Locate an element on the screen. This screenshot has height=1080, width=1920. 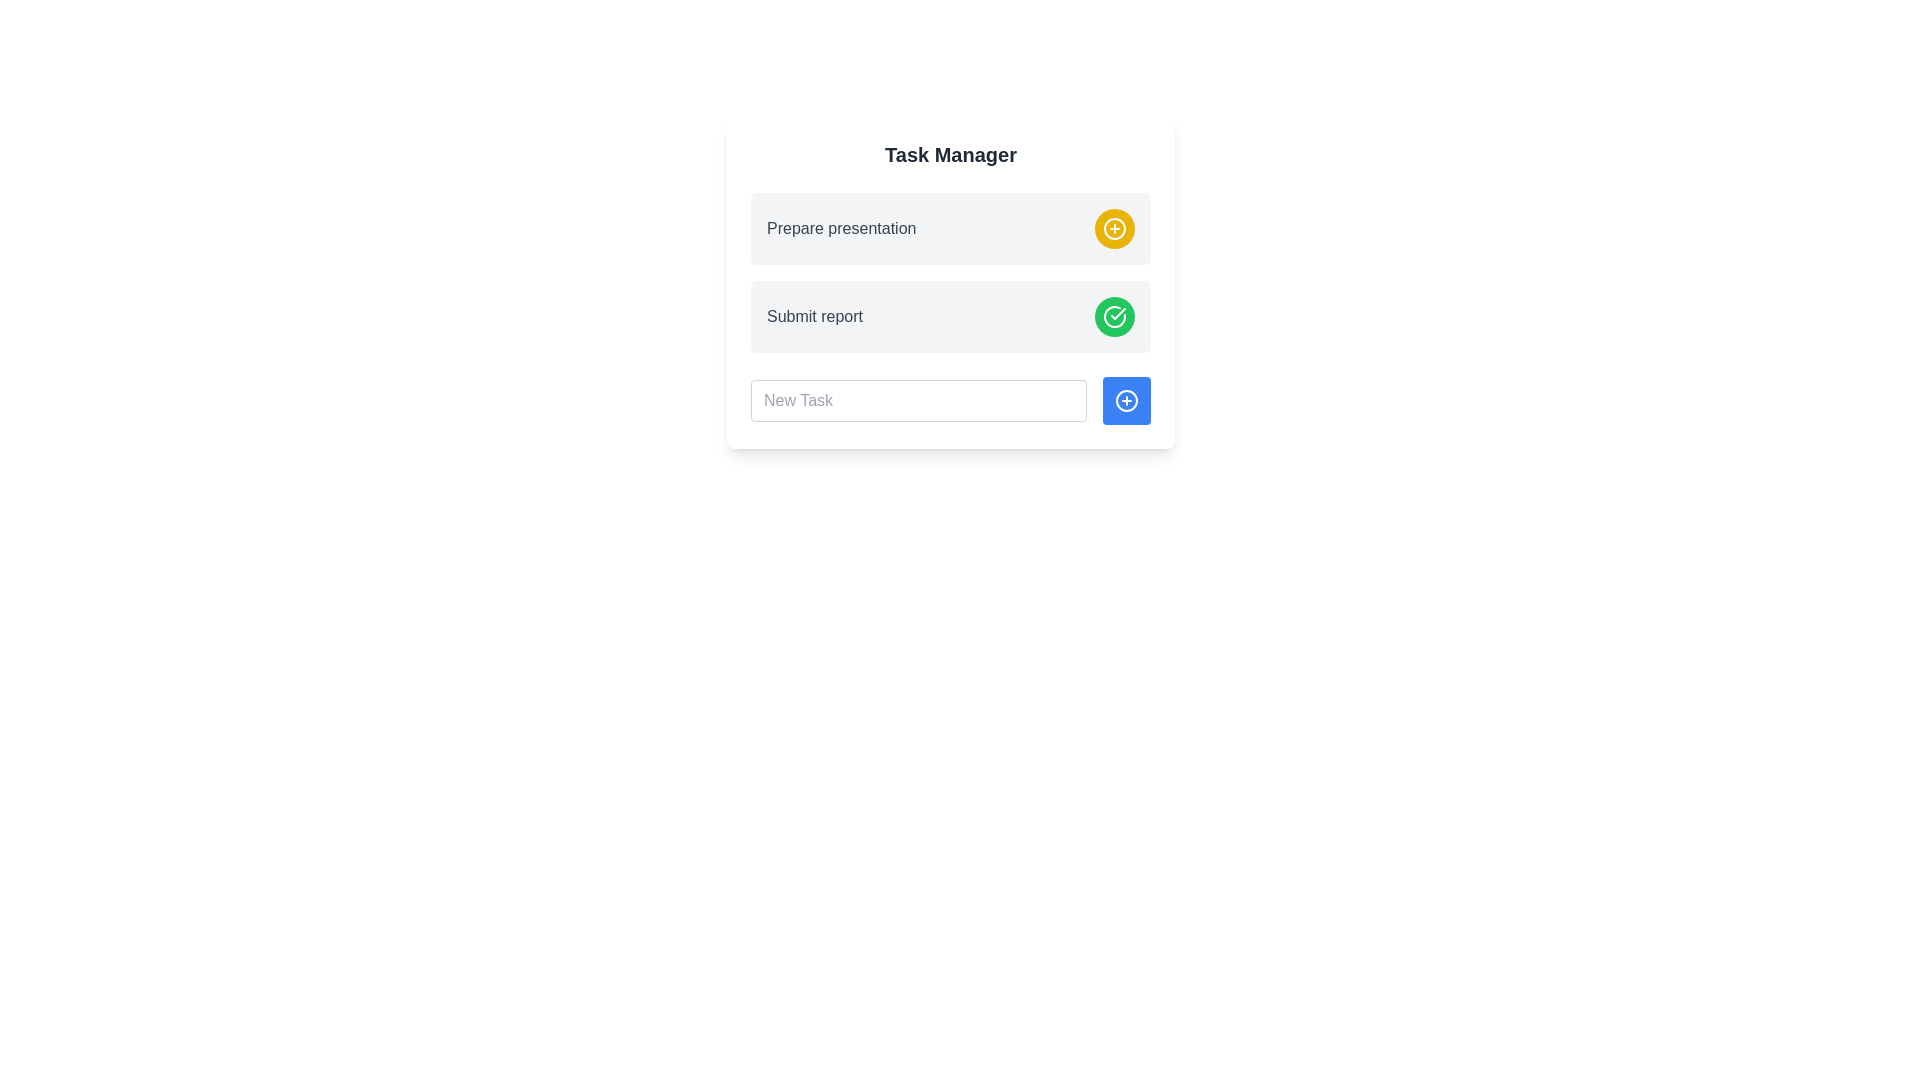
the icon button located in the bottom-right corner of the interface, next to the 'New Task' input field is located at coordinates (1127, 401).